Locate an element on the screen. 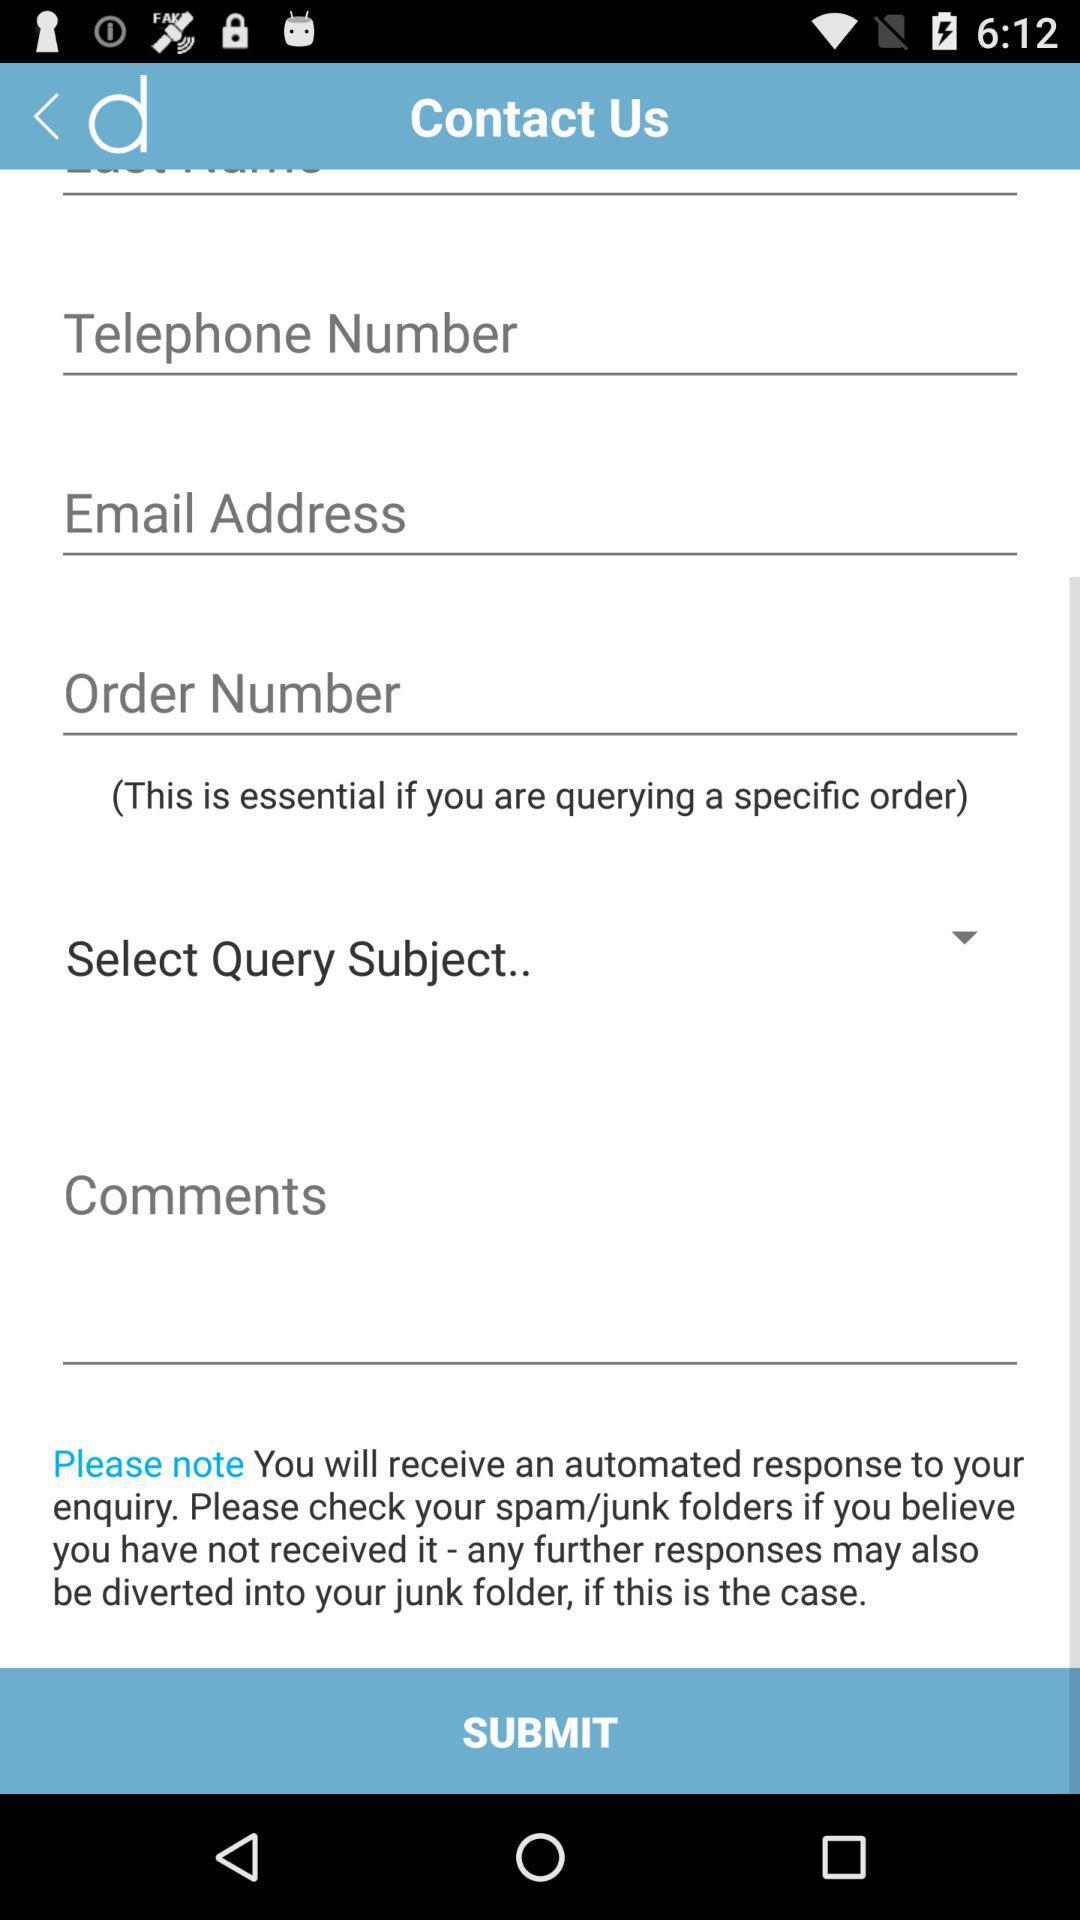  the arrow_backward icon is located at coordinates (45, 123).